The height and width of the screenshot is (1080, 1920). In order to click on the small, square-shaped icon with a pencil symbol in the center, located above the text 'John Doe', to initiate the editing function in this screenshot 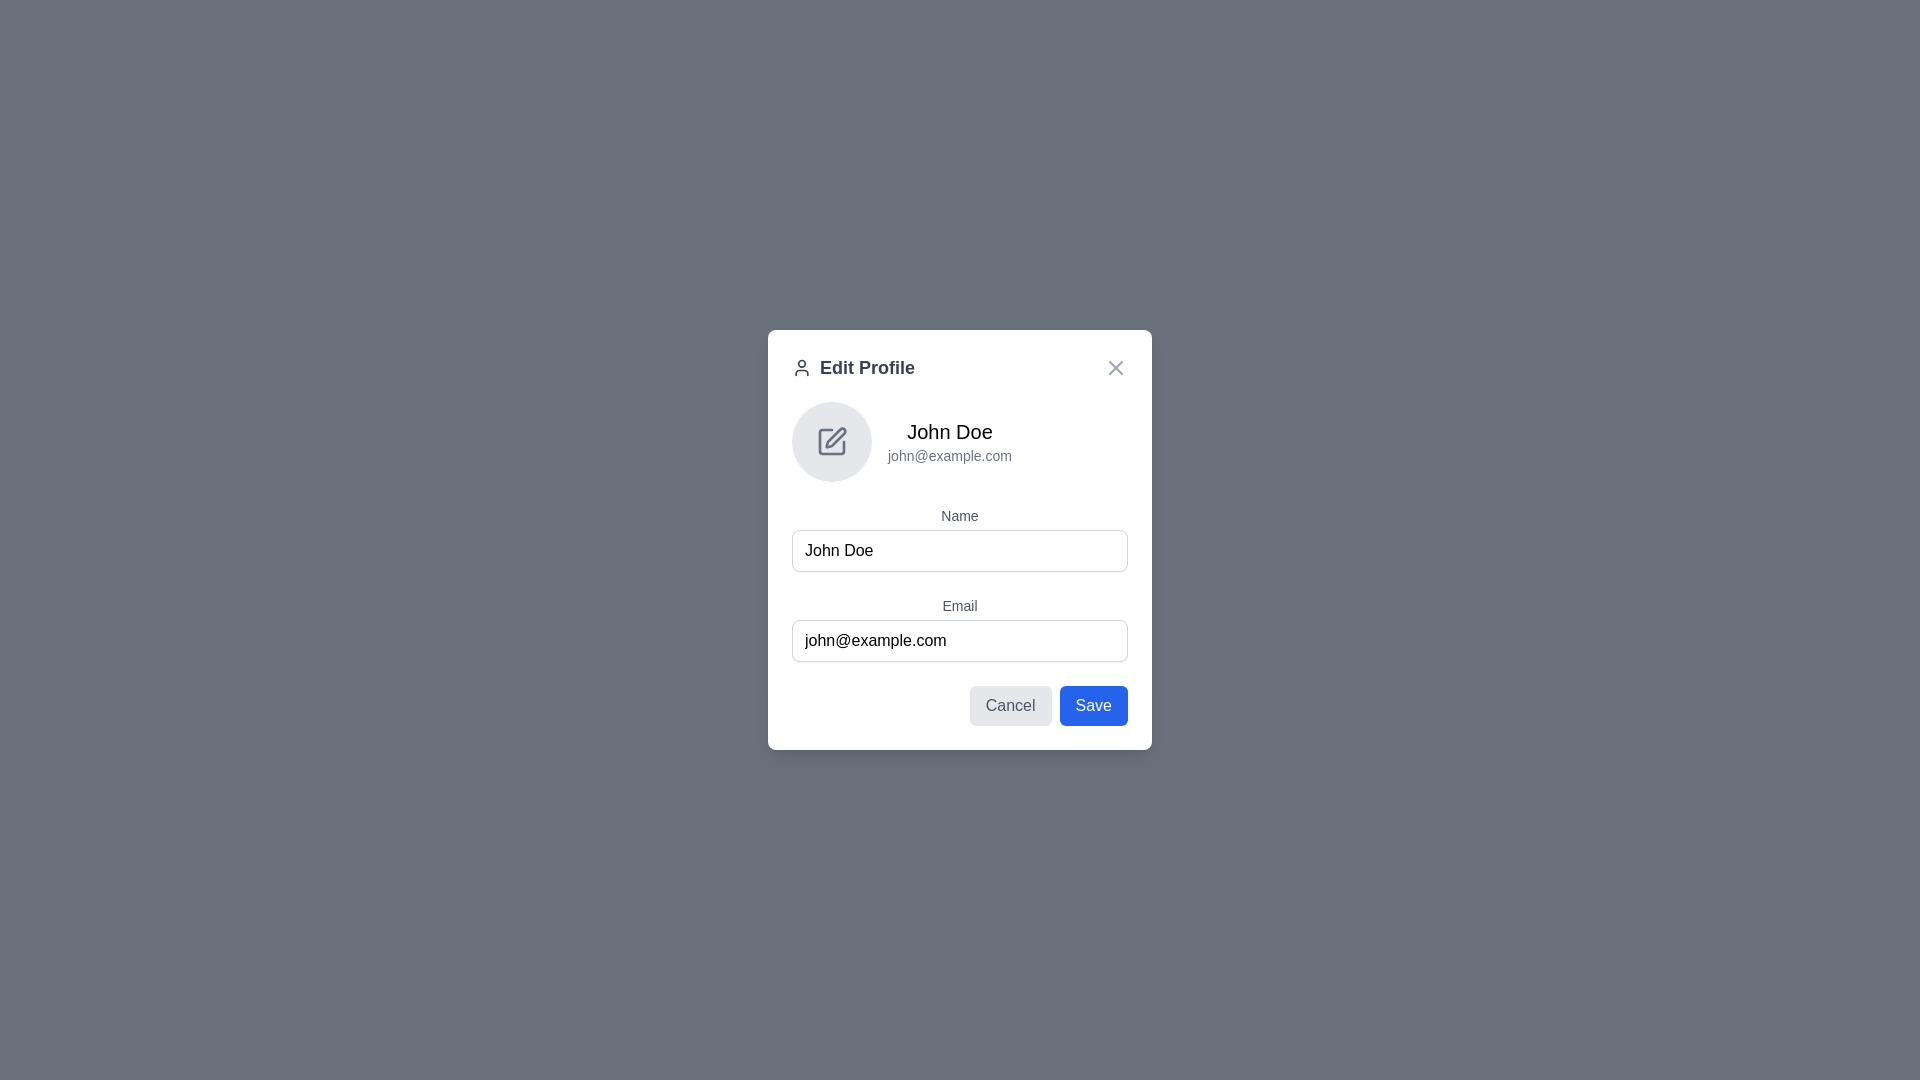, I will do `click(831, 441)`.